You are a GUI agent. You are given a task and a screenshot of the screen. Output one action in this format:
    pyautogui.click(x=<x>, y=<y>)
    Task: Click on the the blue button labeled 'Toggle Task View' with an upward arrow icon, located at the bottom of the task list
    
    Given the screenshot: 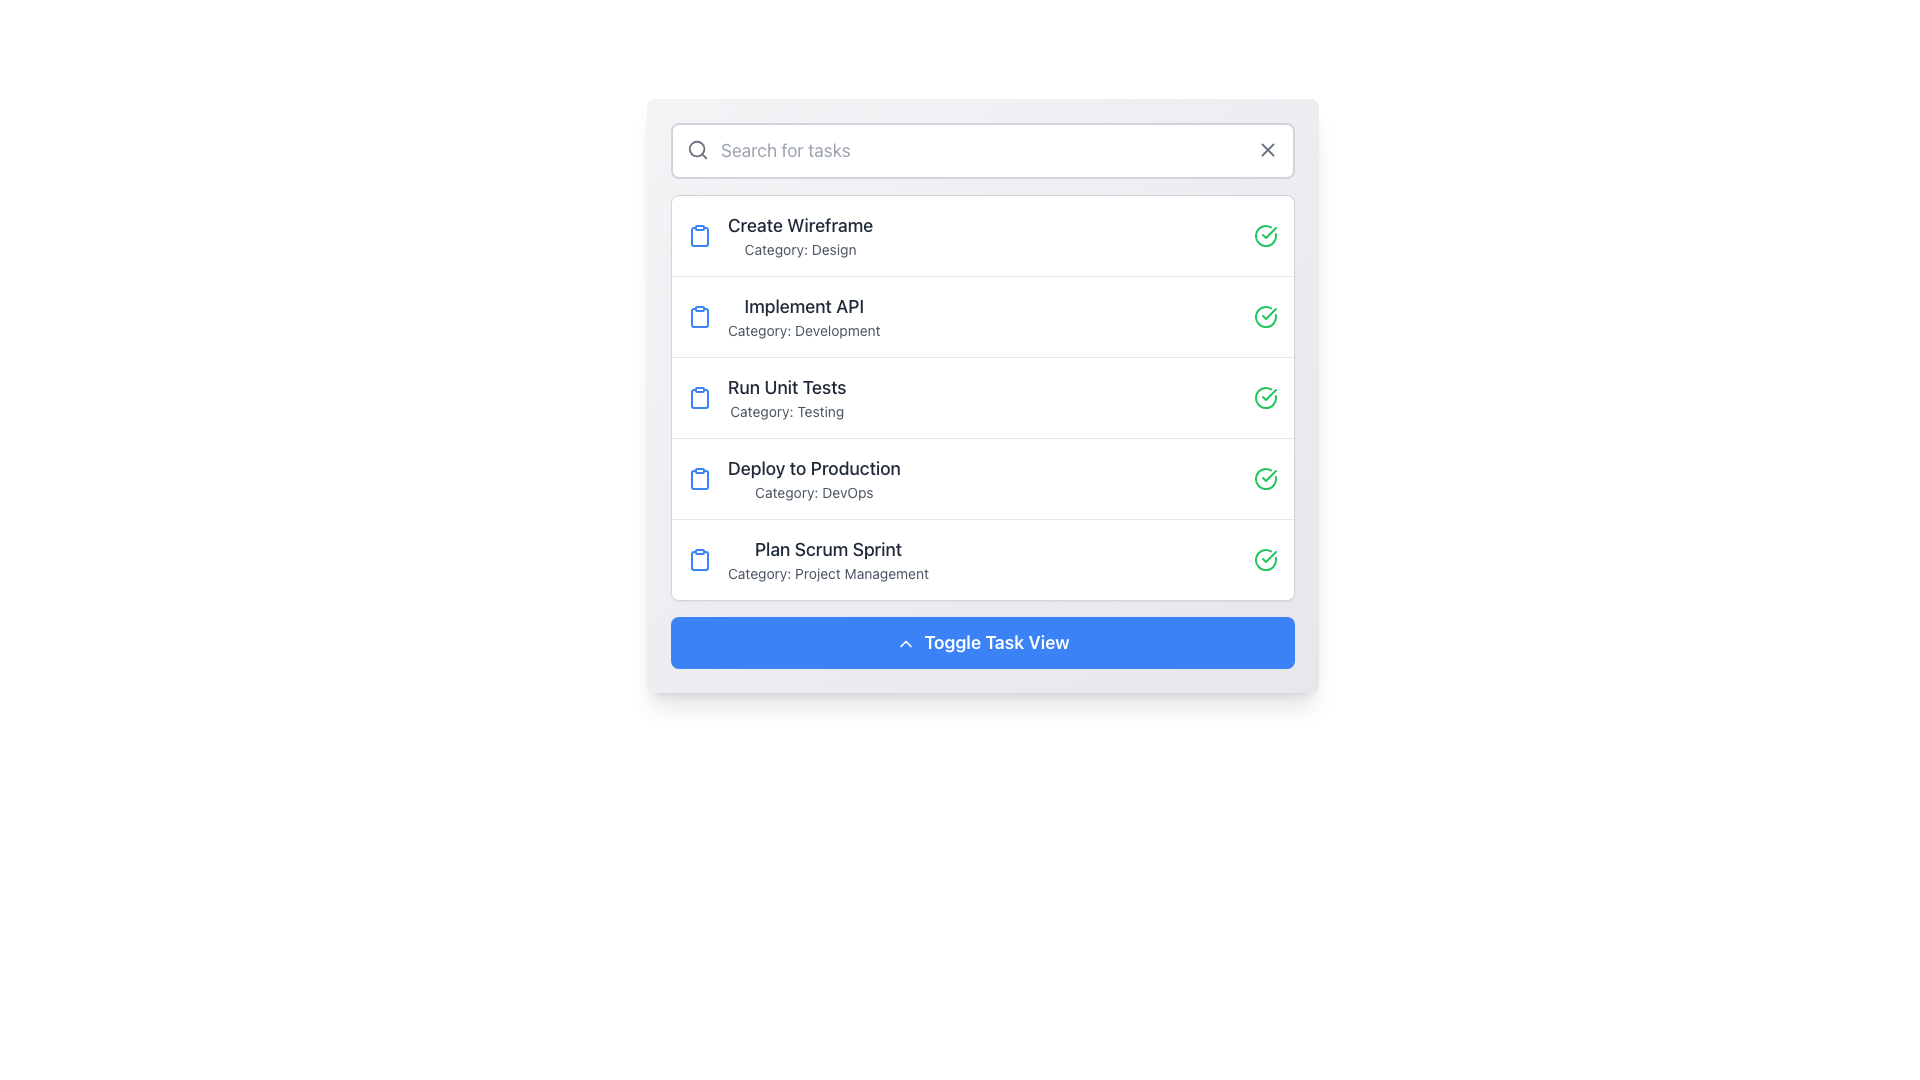 What is the action you would take?
    pyautogui.click(x=983, y=643)
    